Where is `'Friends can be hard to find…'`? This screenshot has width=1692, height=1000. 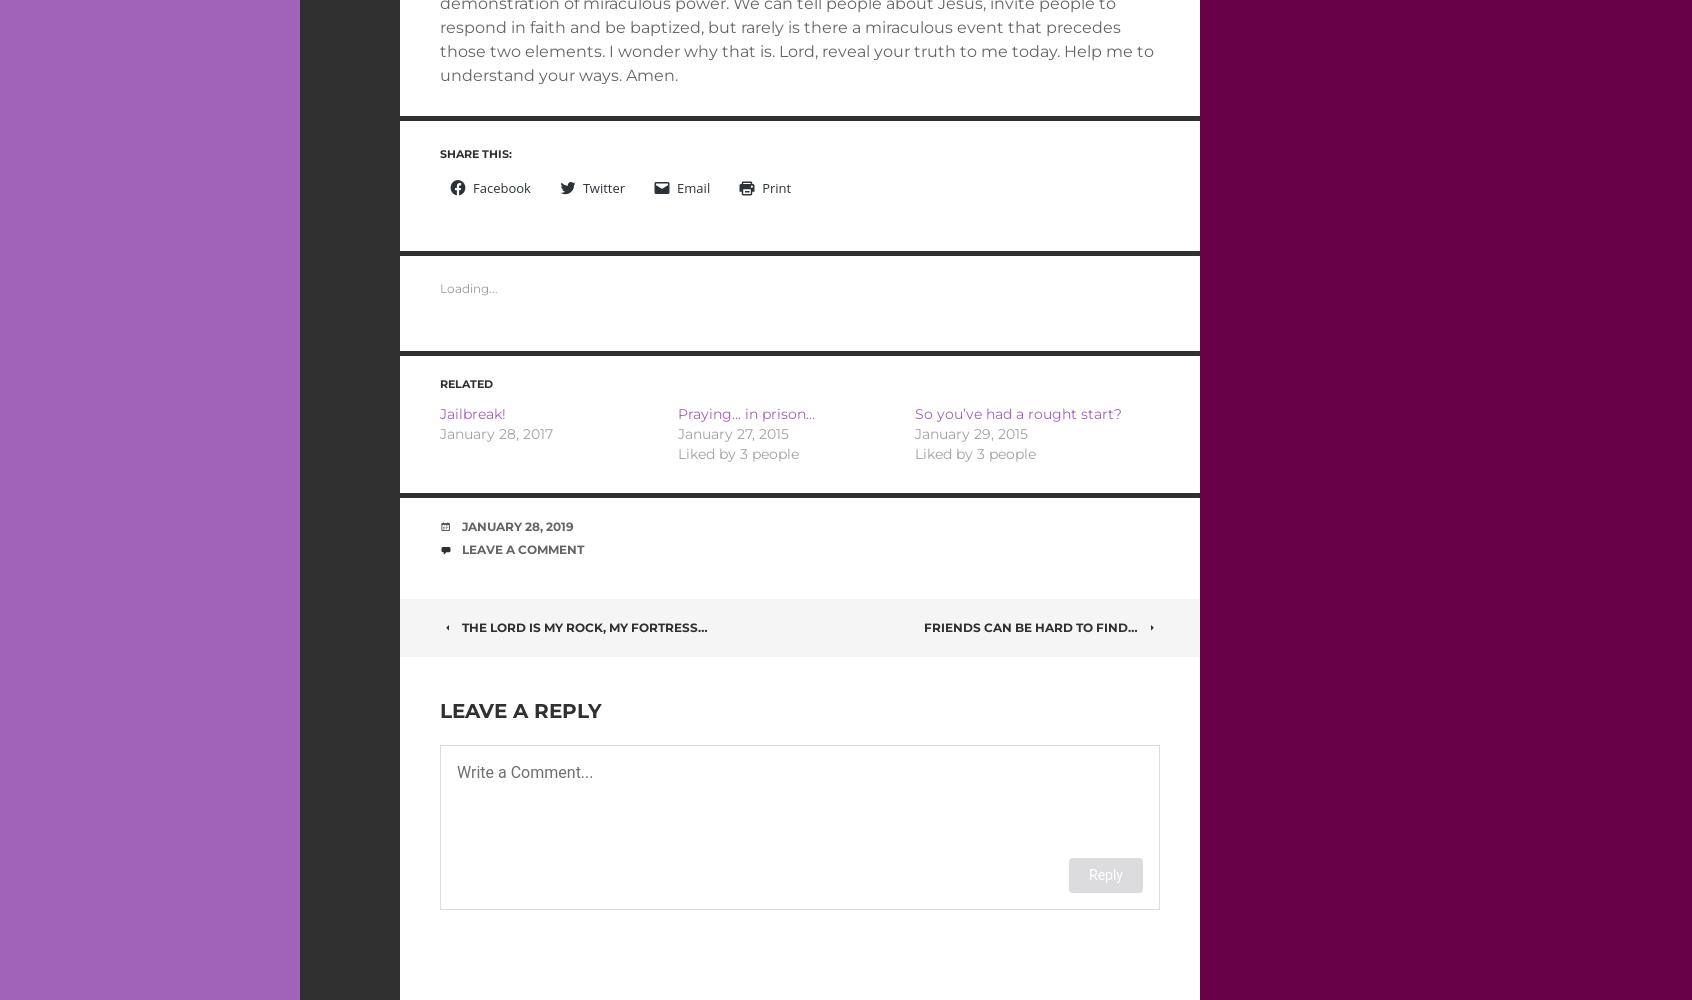 'Friends can be hard to find…' is located at coordinates (1029, 626).